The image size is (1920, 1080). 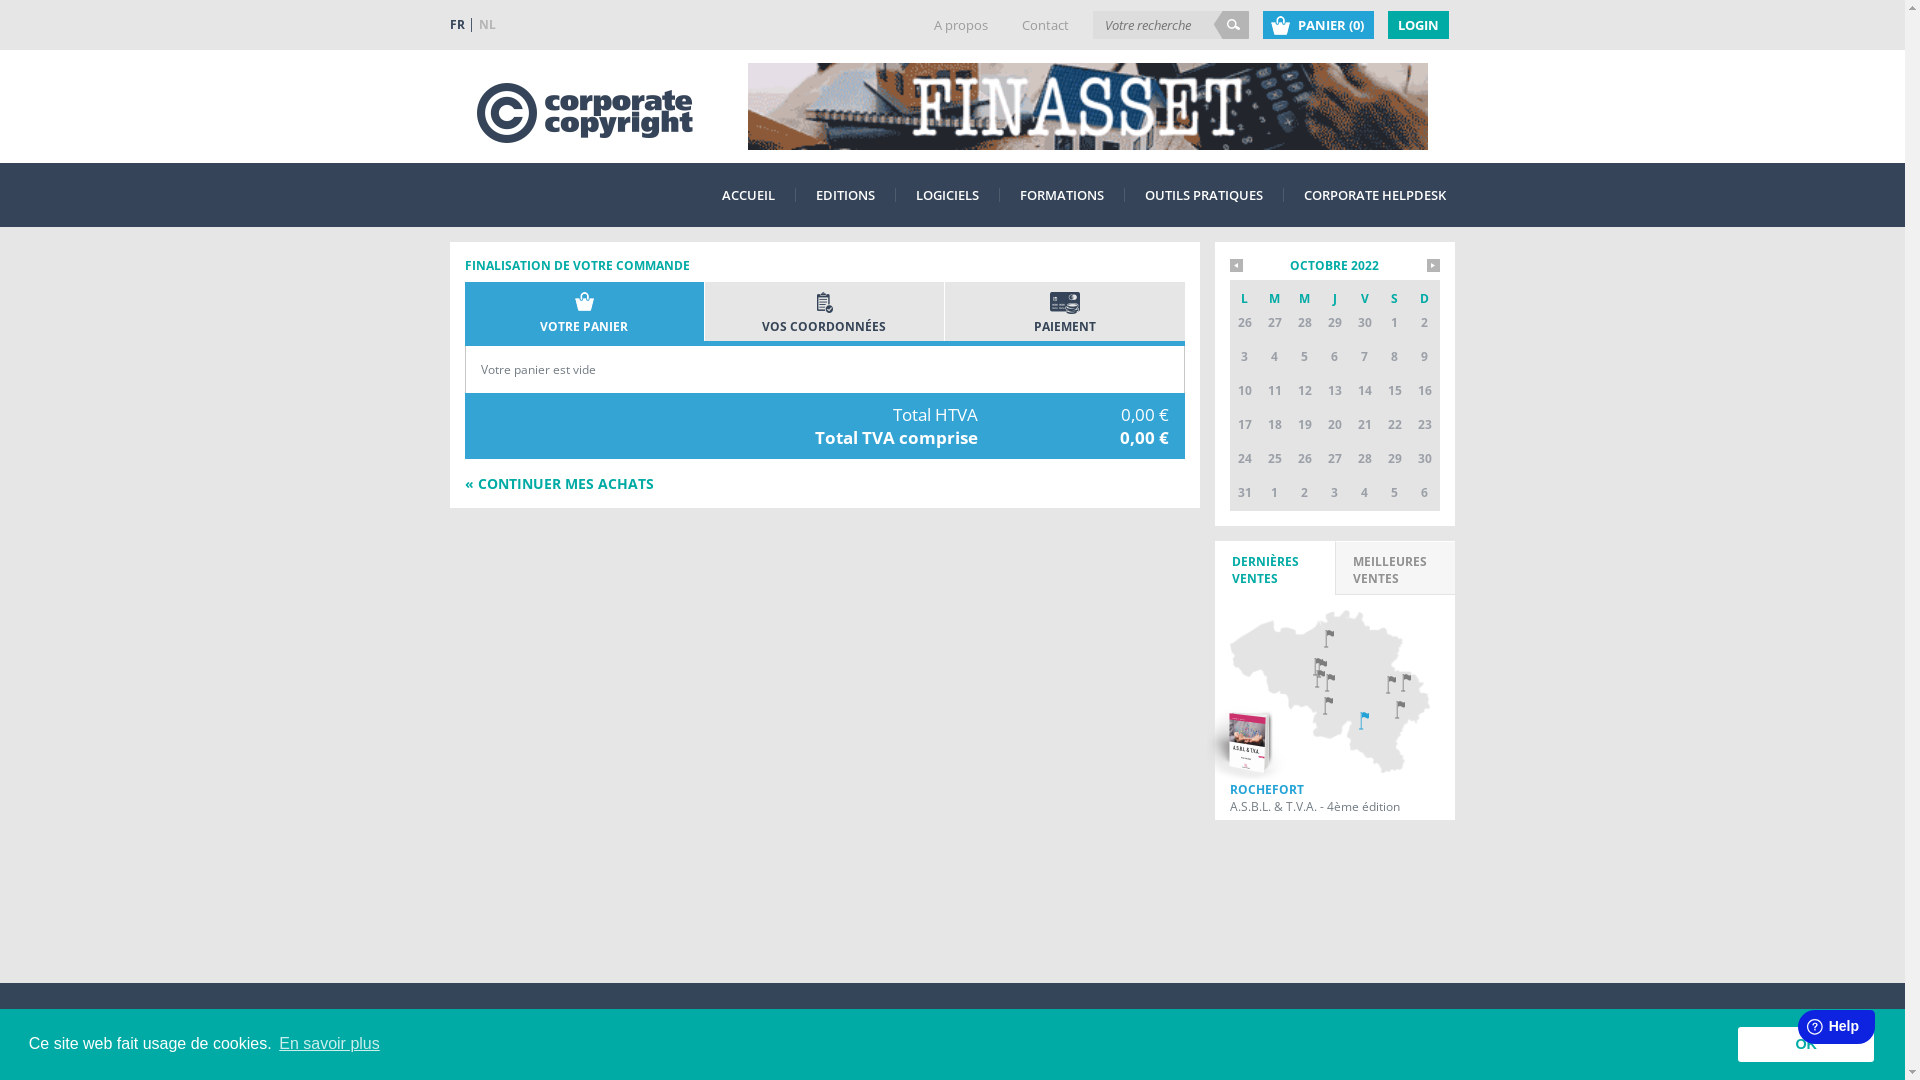 I want to click on '*mois_suivant', so click(x=1431, y=264).